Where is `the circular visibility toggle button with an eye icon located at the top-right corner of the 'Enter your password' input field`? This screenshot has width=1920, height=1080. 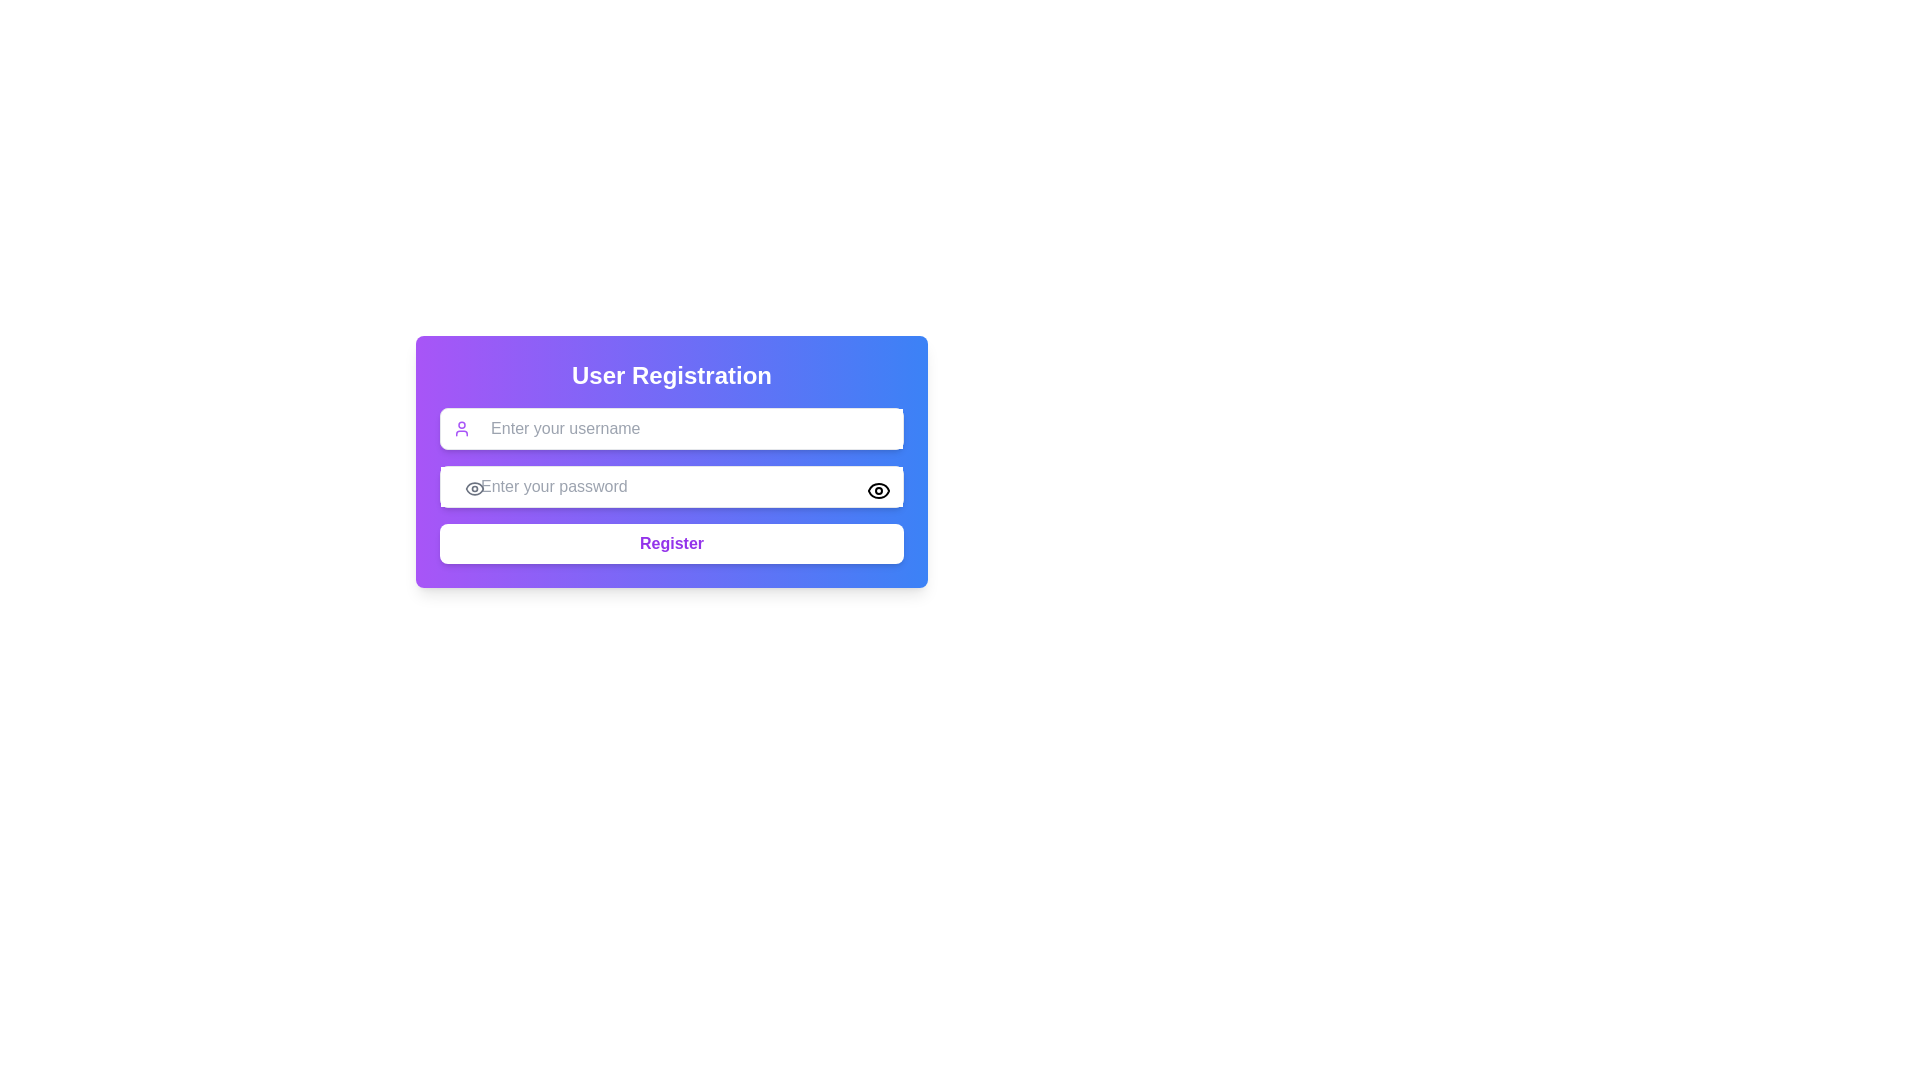
the circular visibility toggle button with an eye icon located at the top-right corner of the 'Enter your password' input field is located at coordinates (878, 490).